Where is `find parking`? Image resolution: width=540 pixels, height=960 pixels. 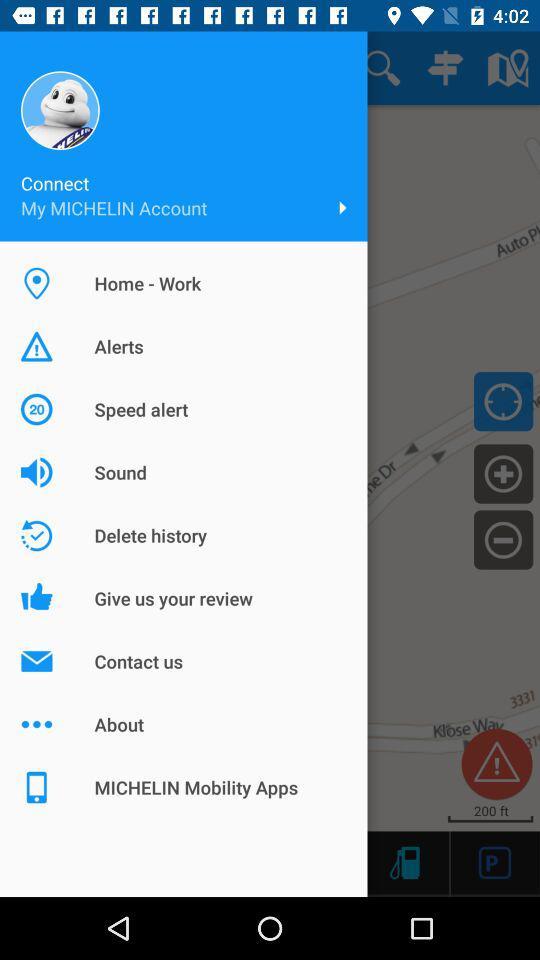 find parking is located at coordinates (494, 861).